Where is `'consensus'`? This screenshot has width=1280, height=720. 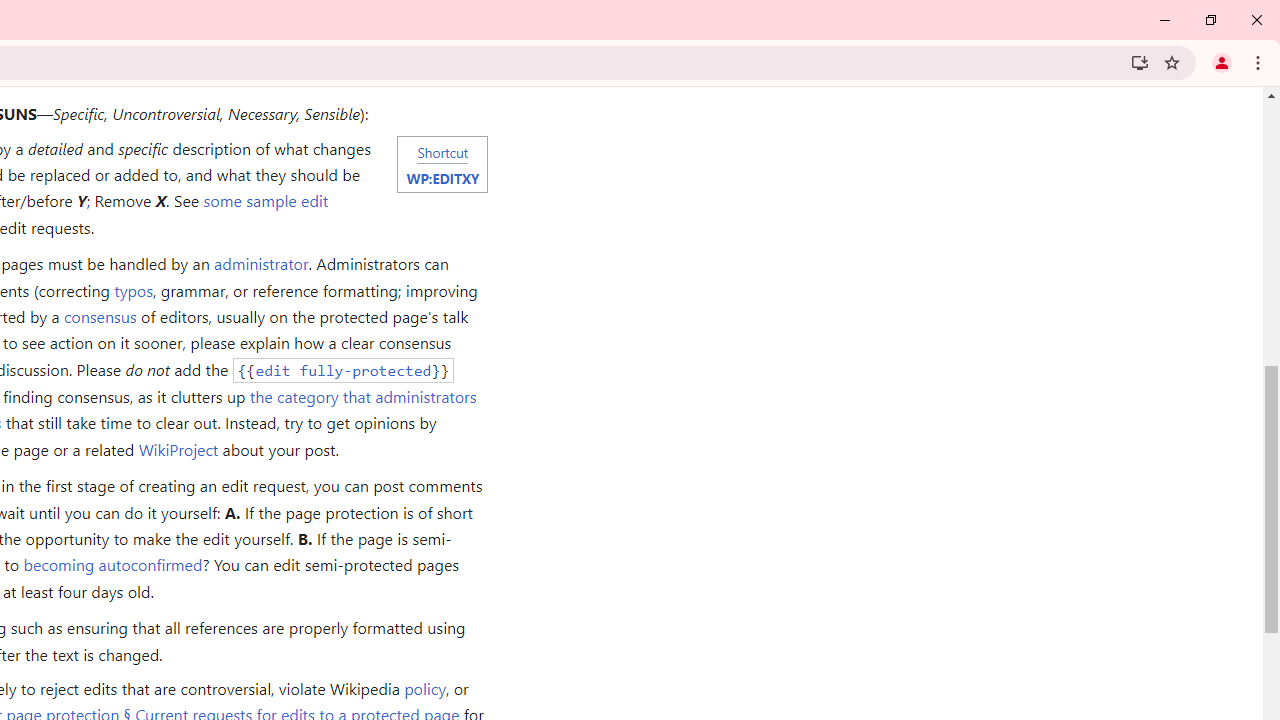 'consensus' is located at coordinates (98, 315).